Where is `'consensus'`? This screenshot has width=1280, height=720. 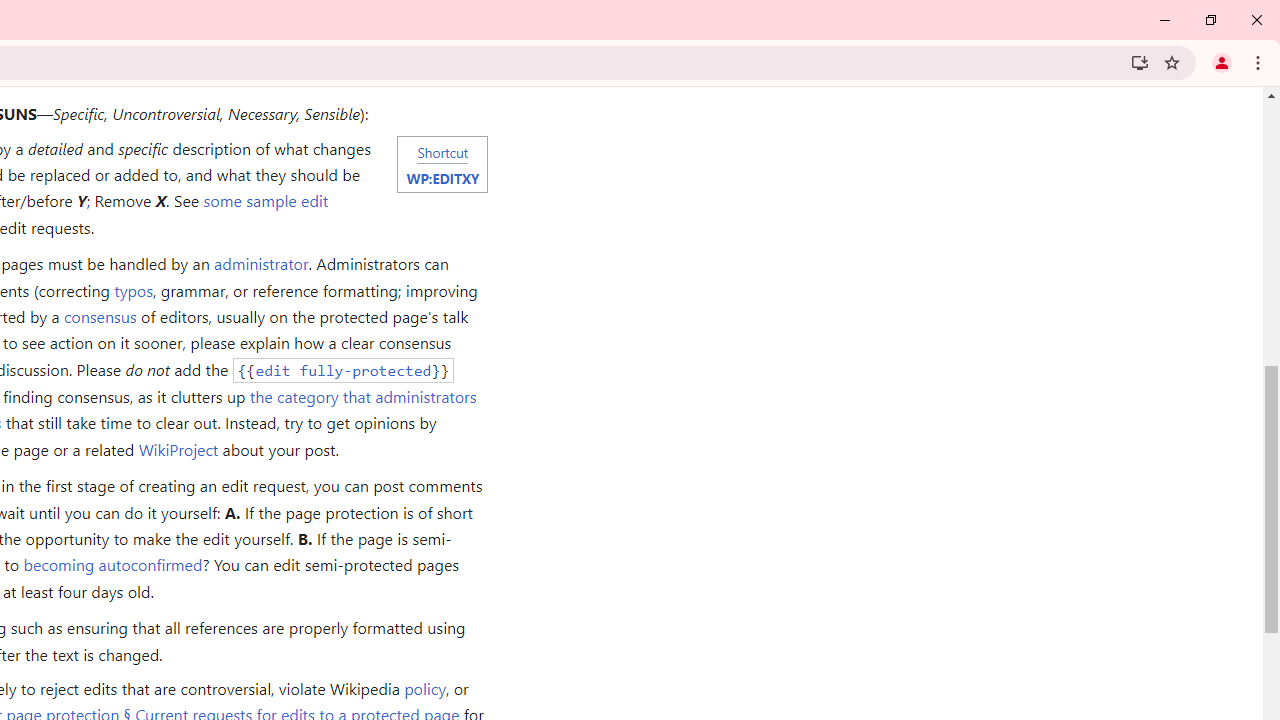 'consensus' is located at coordinates (98, 315).